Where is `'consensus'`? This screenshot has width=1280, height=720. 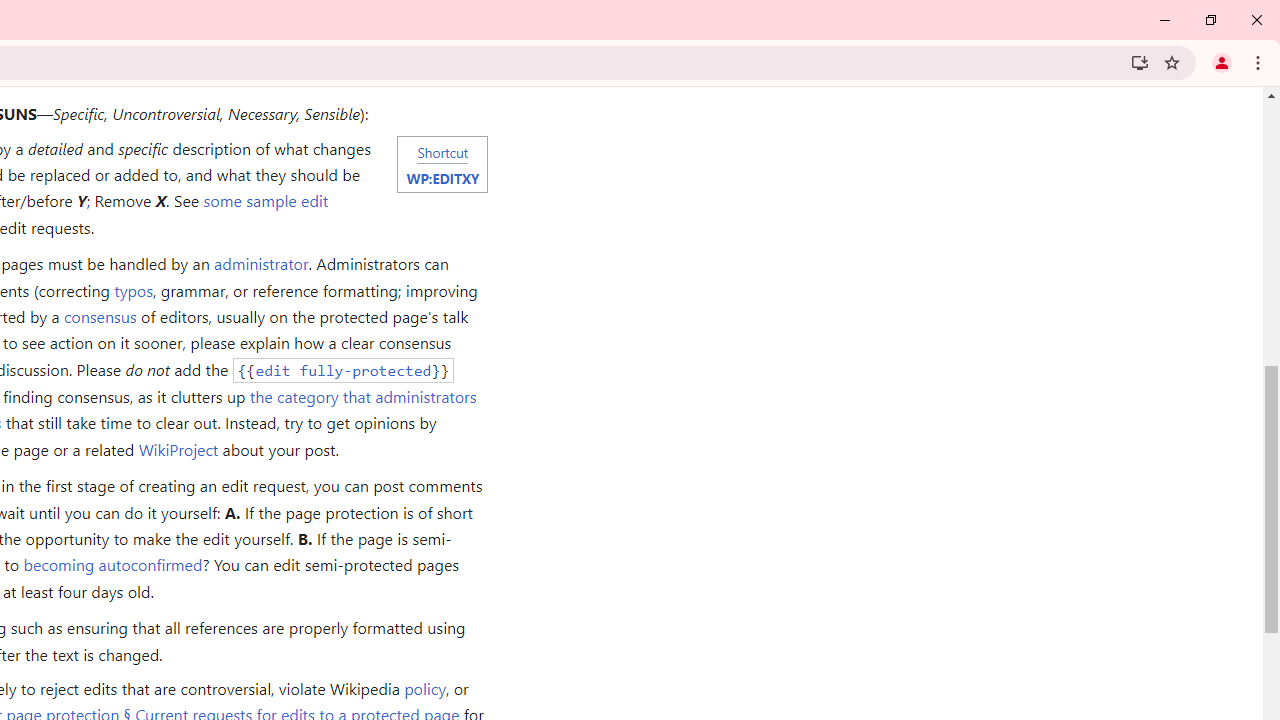 'consensus' is located at coordinates (98, 315).